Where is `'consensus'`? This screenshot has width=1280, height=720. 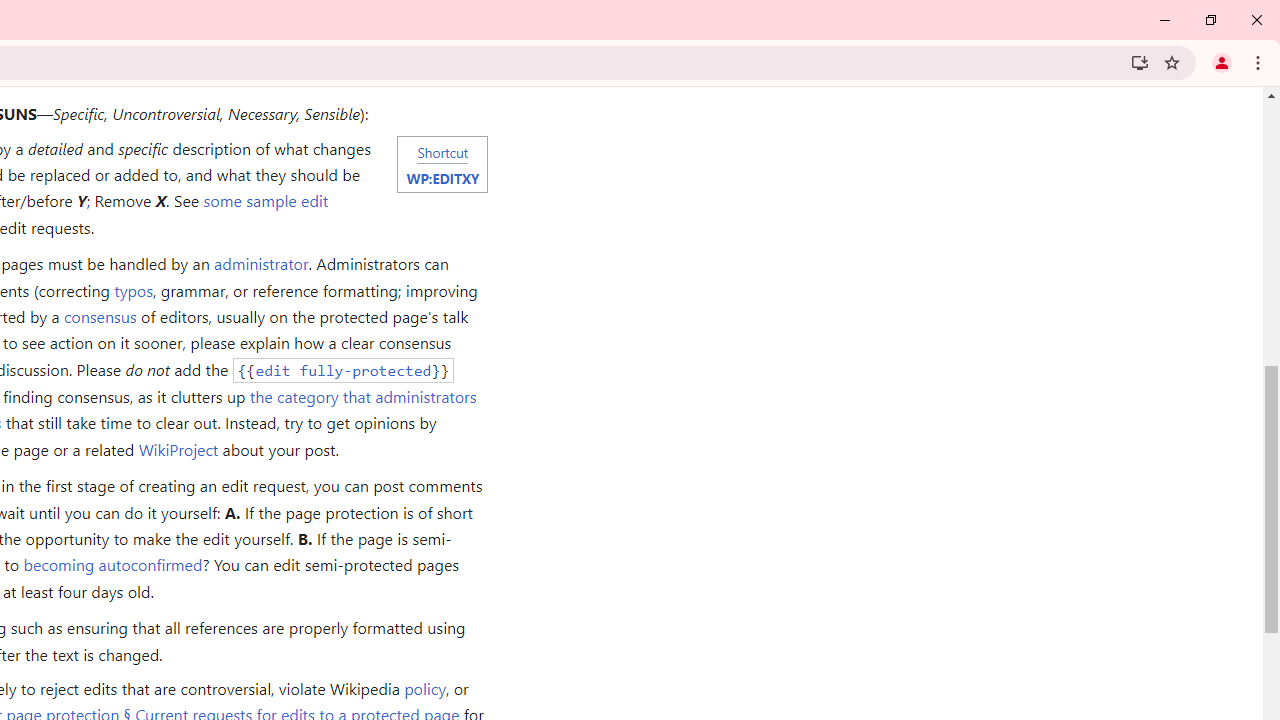 'consensus' is located at coordinates (98, 315).